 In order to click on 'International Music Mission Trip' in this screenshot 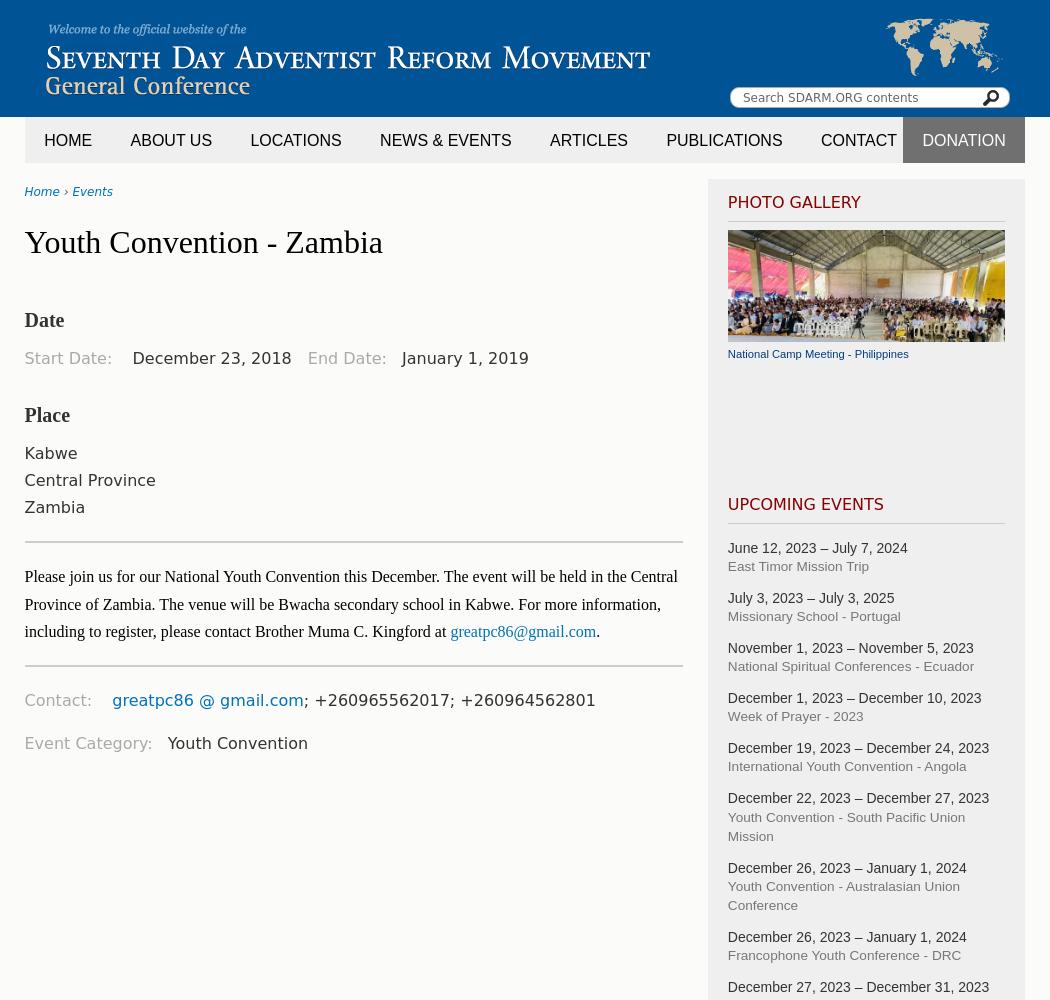, I will do `click(804, 438)`.